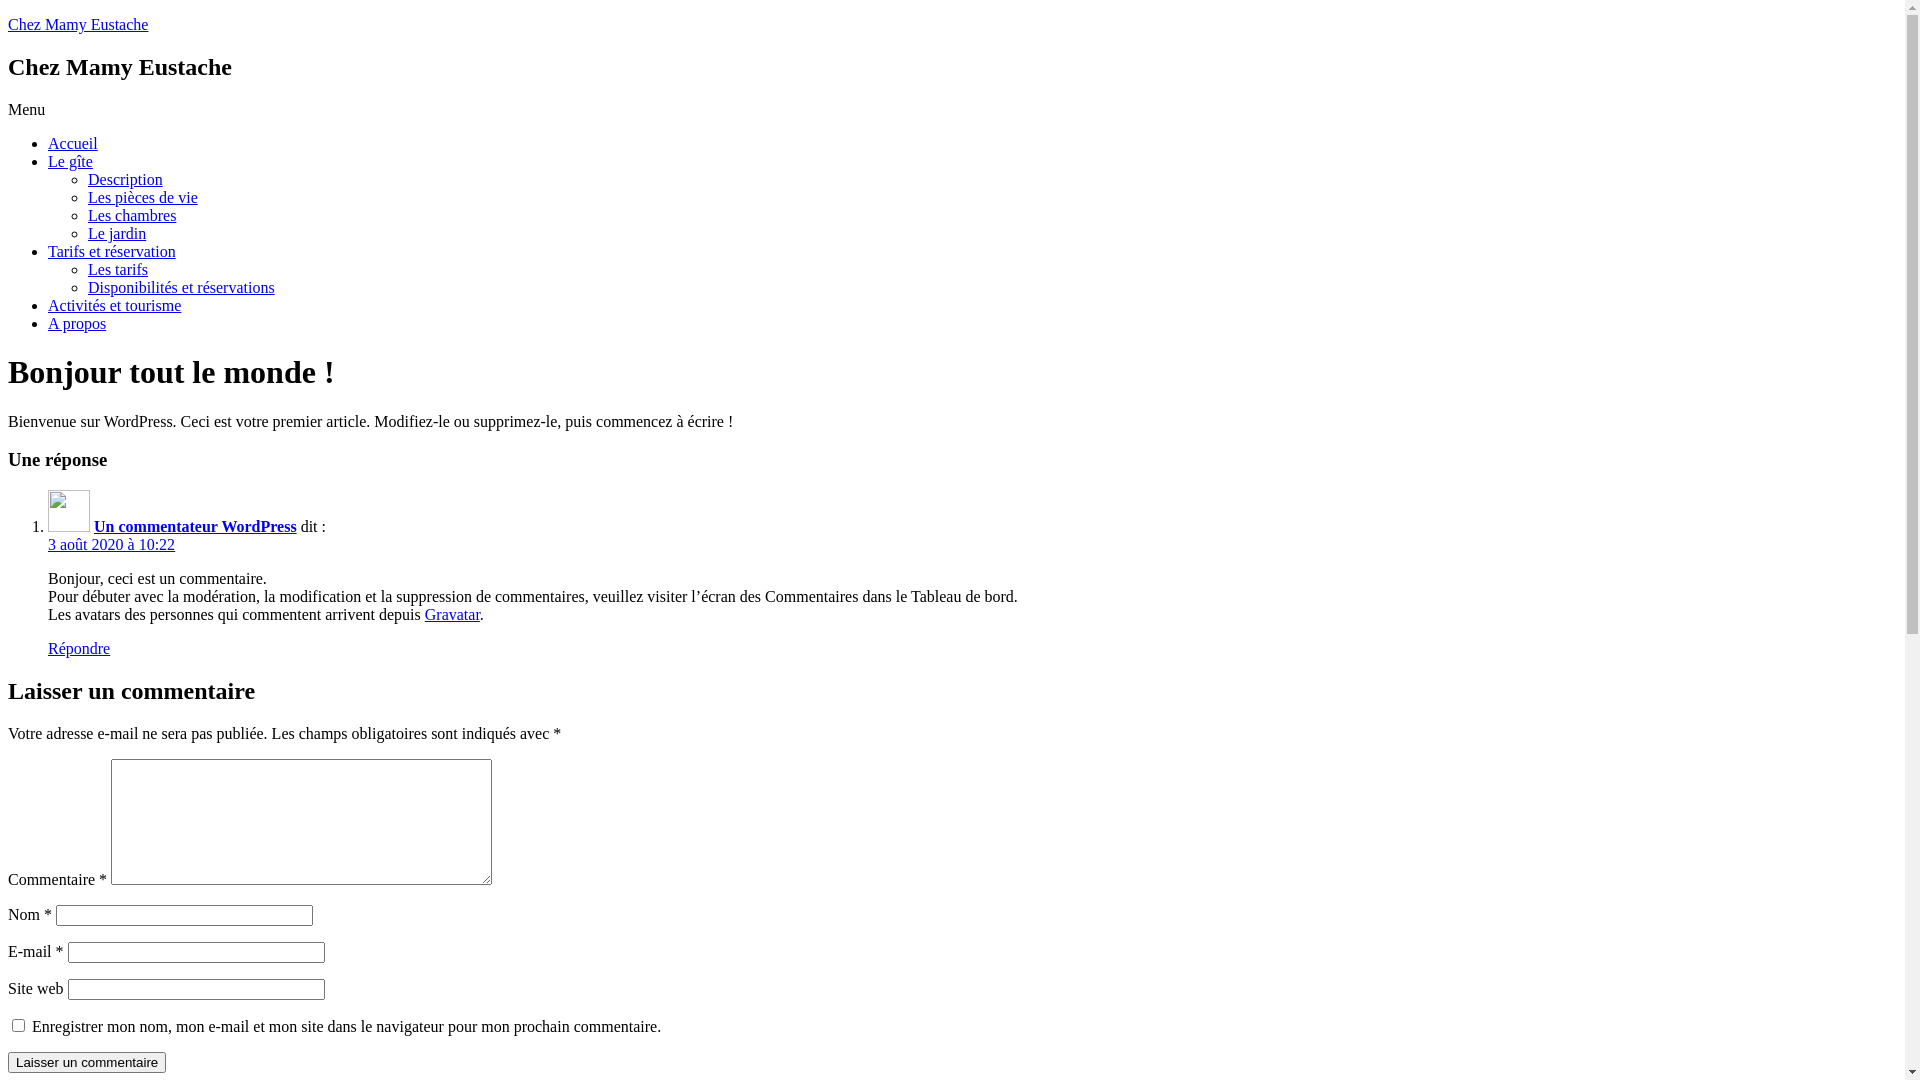 The width and height of the screenshot is (1920, 1080). What do you see at coordinates (93, 525) in the screenshot?
I see `'Un commentateur WordPress'` at bounding box center [93, 525].